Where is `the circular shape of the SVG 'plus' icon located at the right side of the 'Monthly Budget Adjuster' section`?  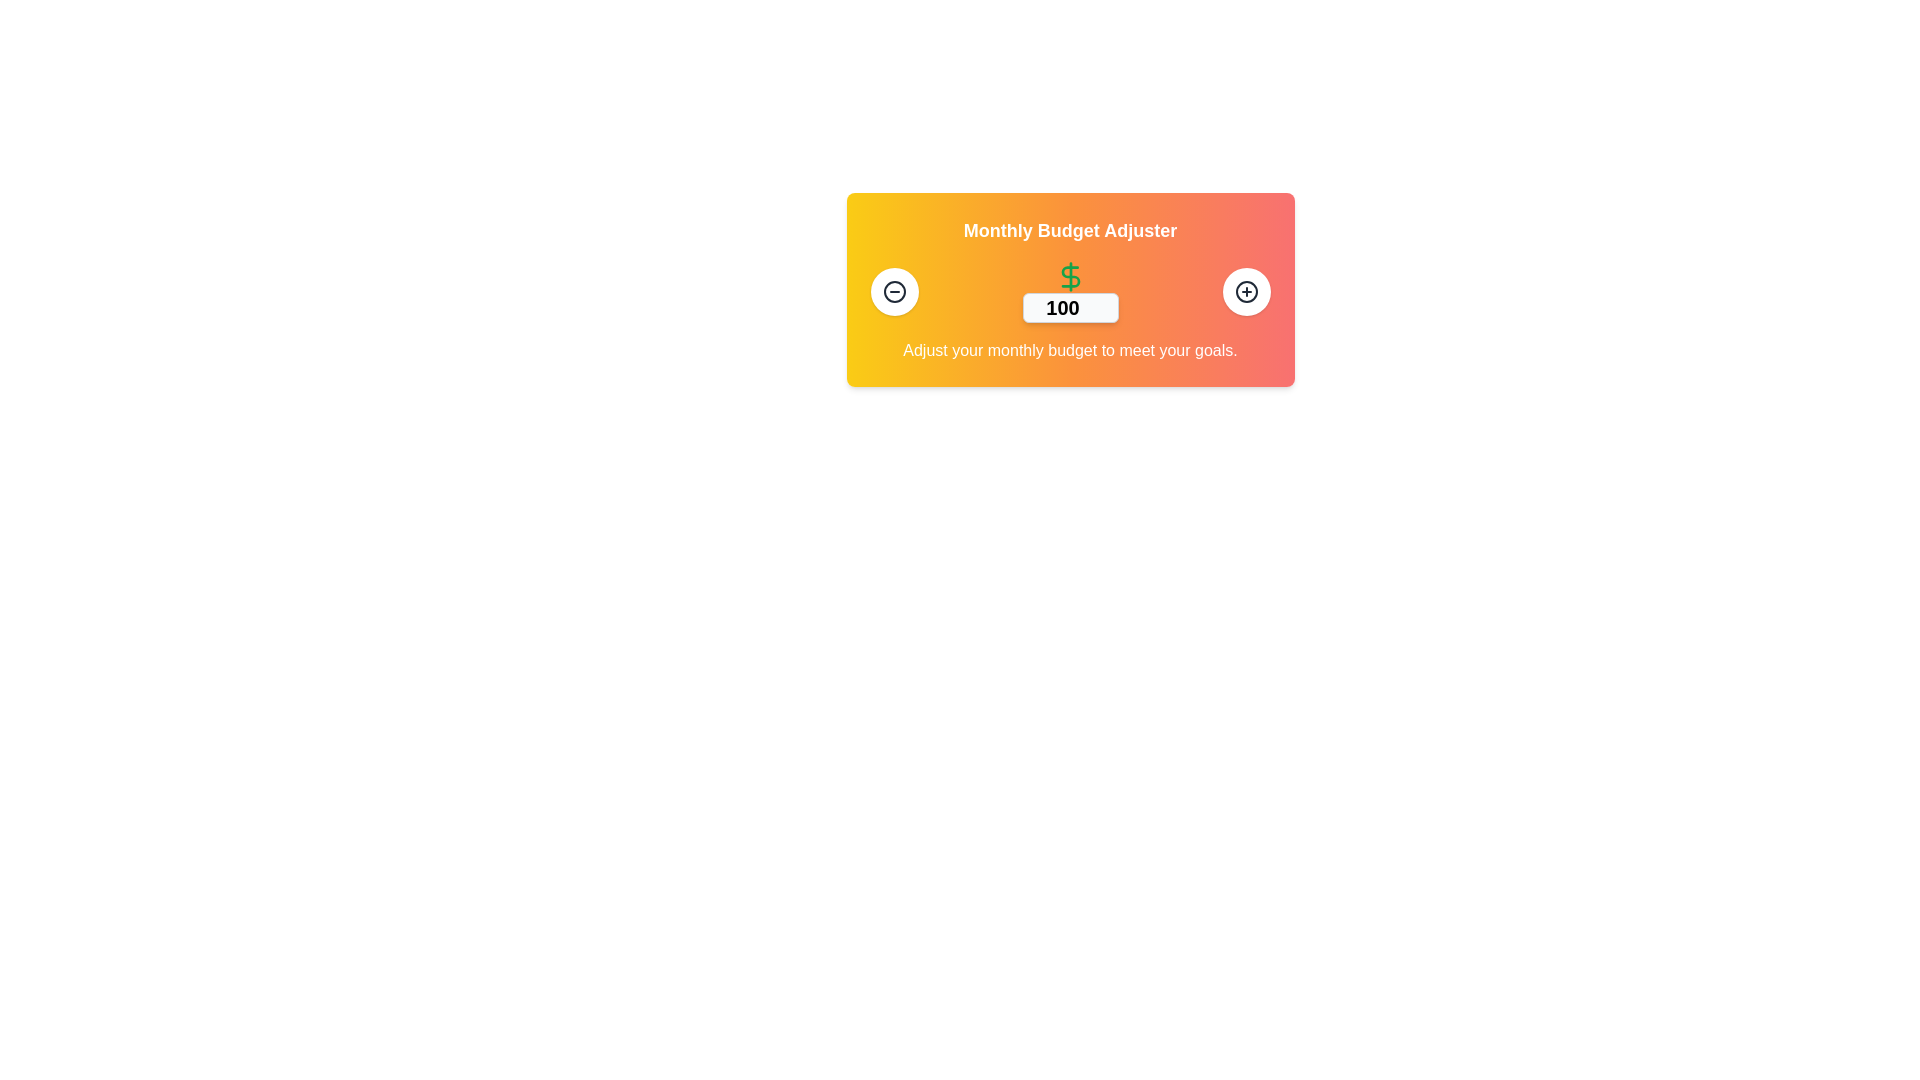
the circular shape of the SVG 'plus' icon located at the right side of the 'Monthly Budget Adjuster' section is located at coordinates (1245, 292).